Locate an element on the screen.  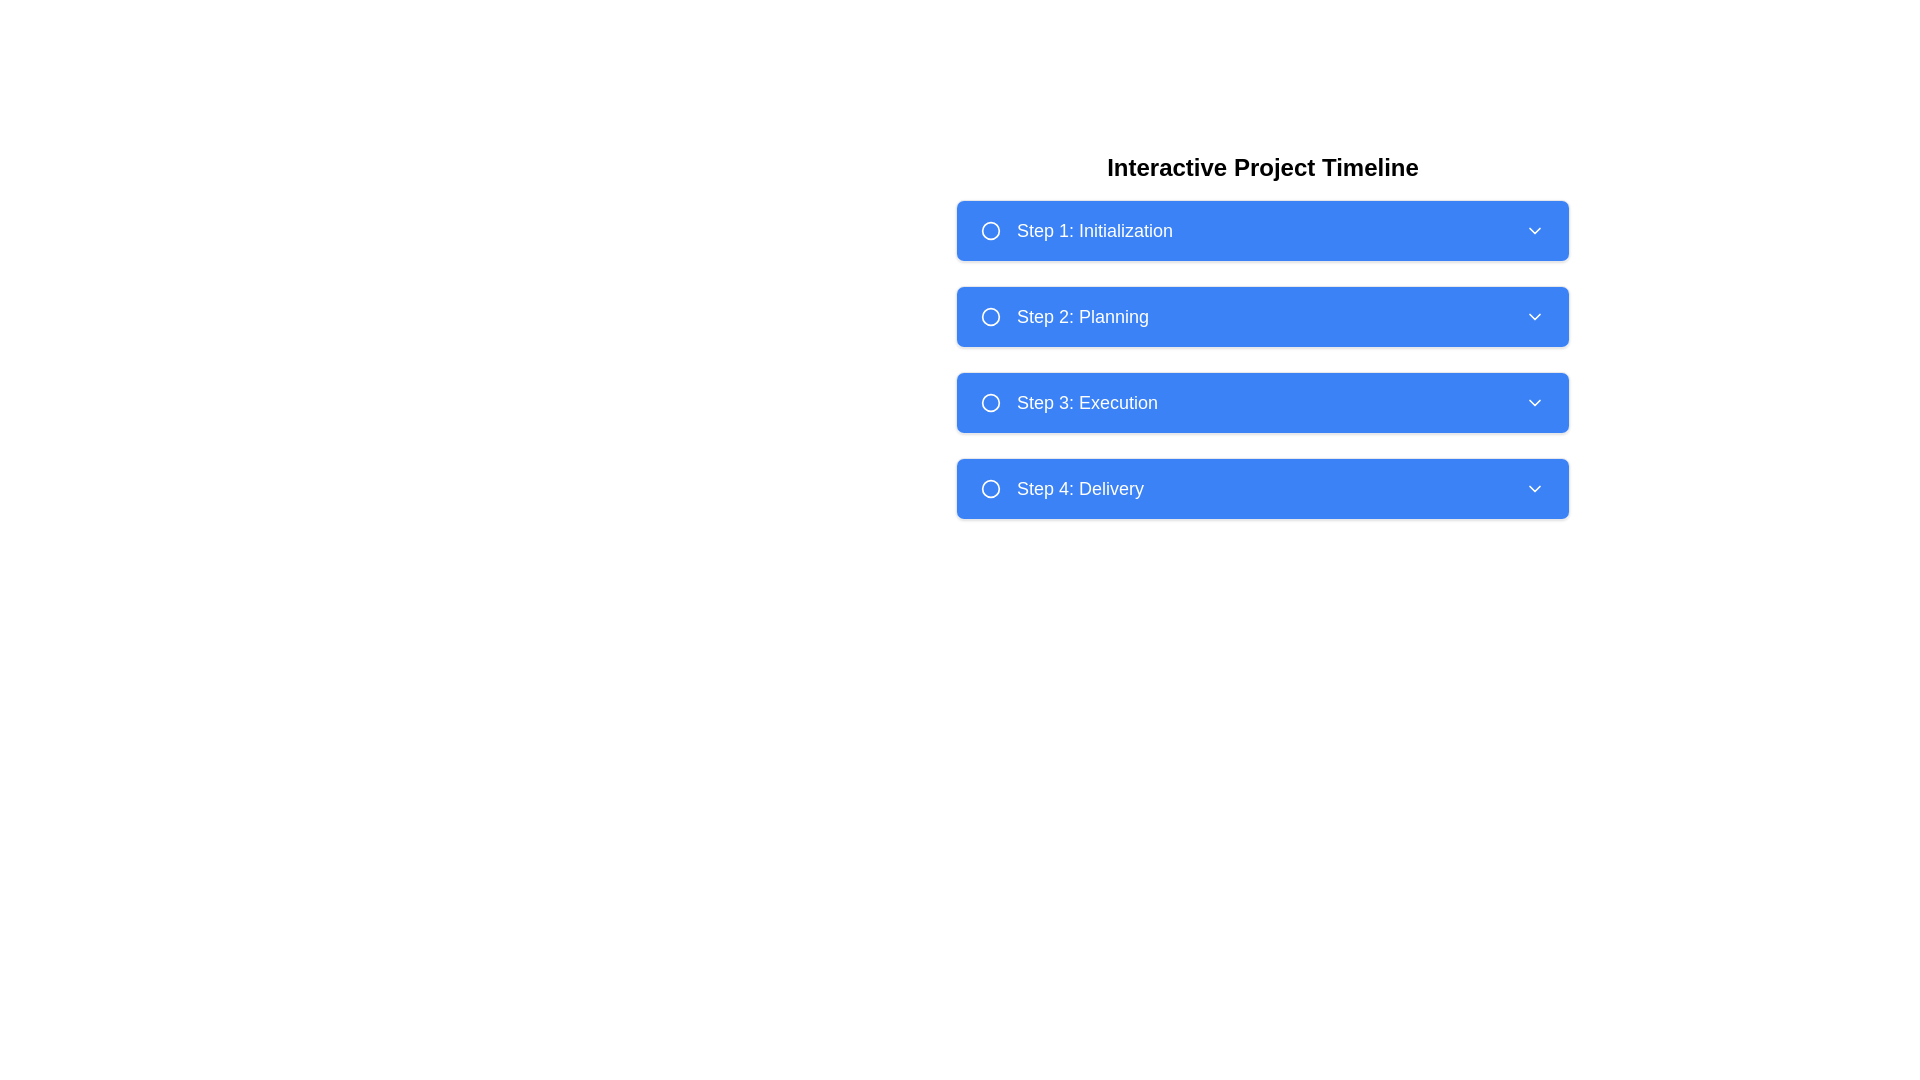
the interactive row item labeled 'Step 2: Planning' in the project timeline interface is located at coordinates (1261, 334).